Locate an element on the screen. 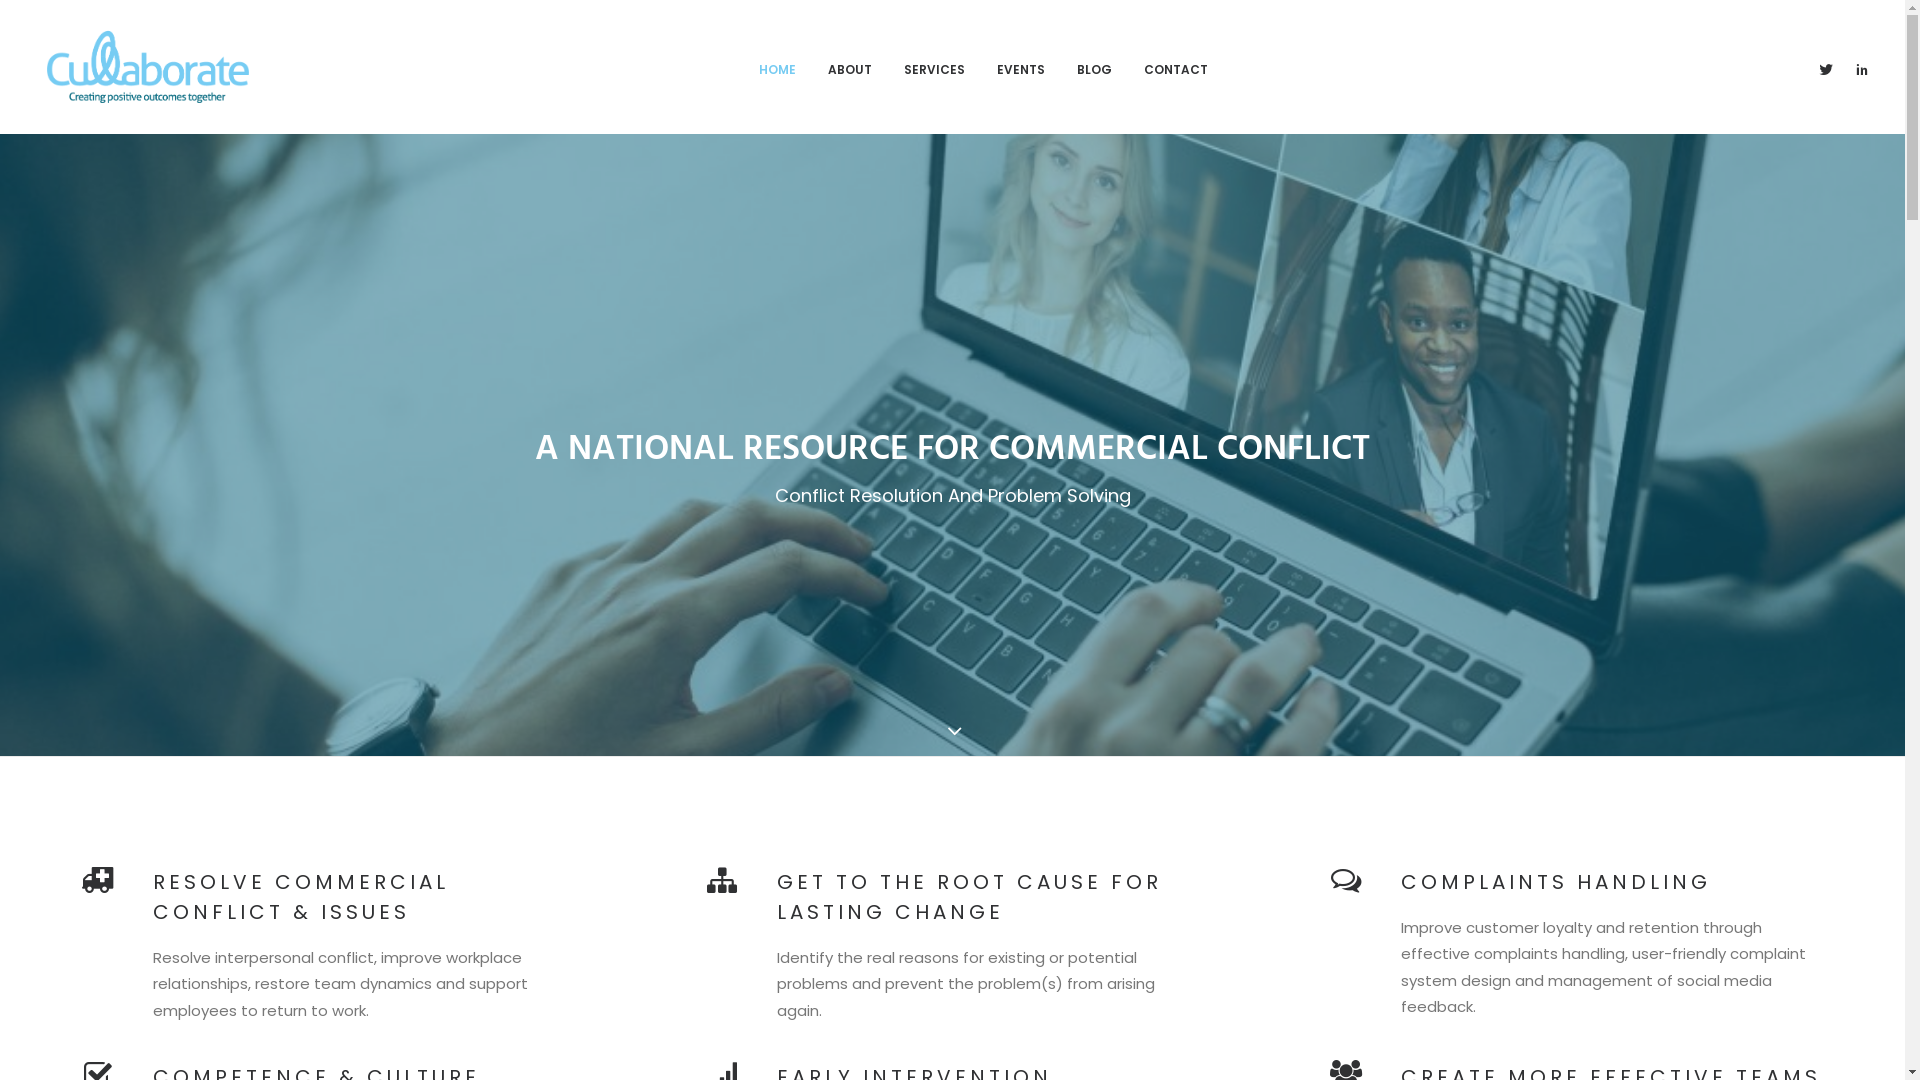  'EVENTS' is located at coordinates (1021, 65).